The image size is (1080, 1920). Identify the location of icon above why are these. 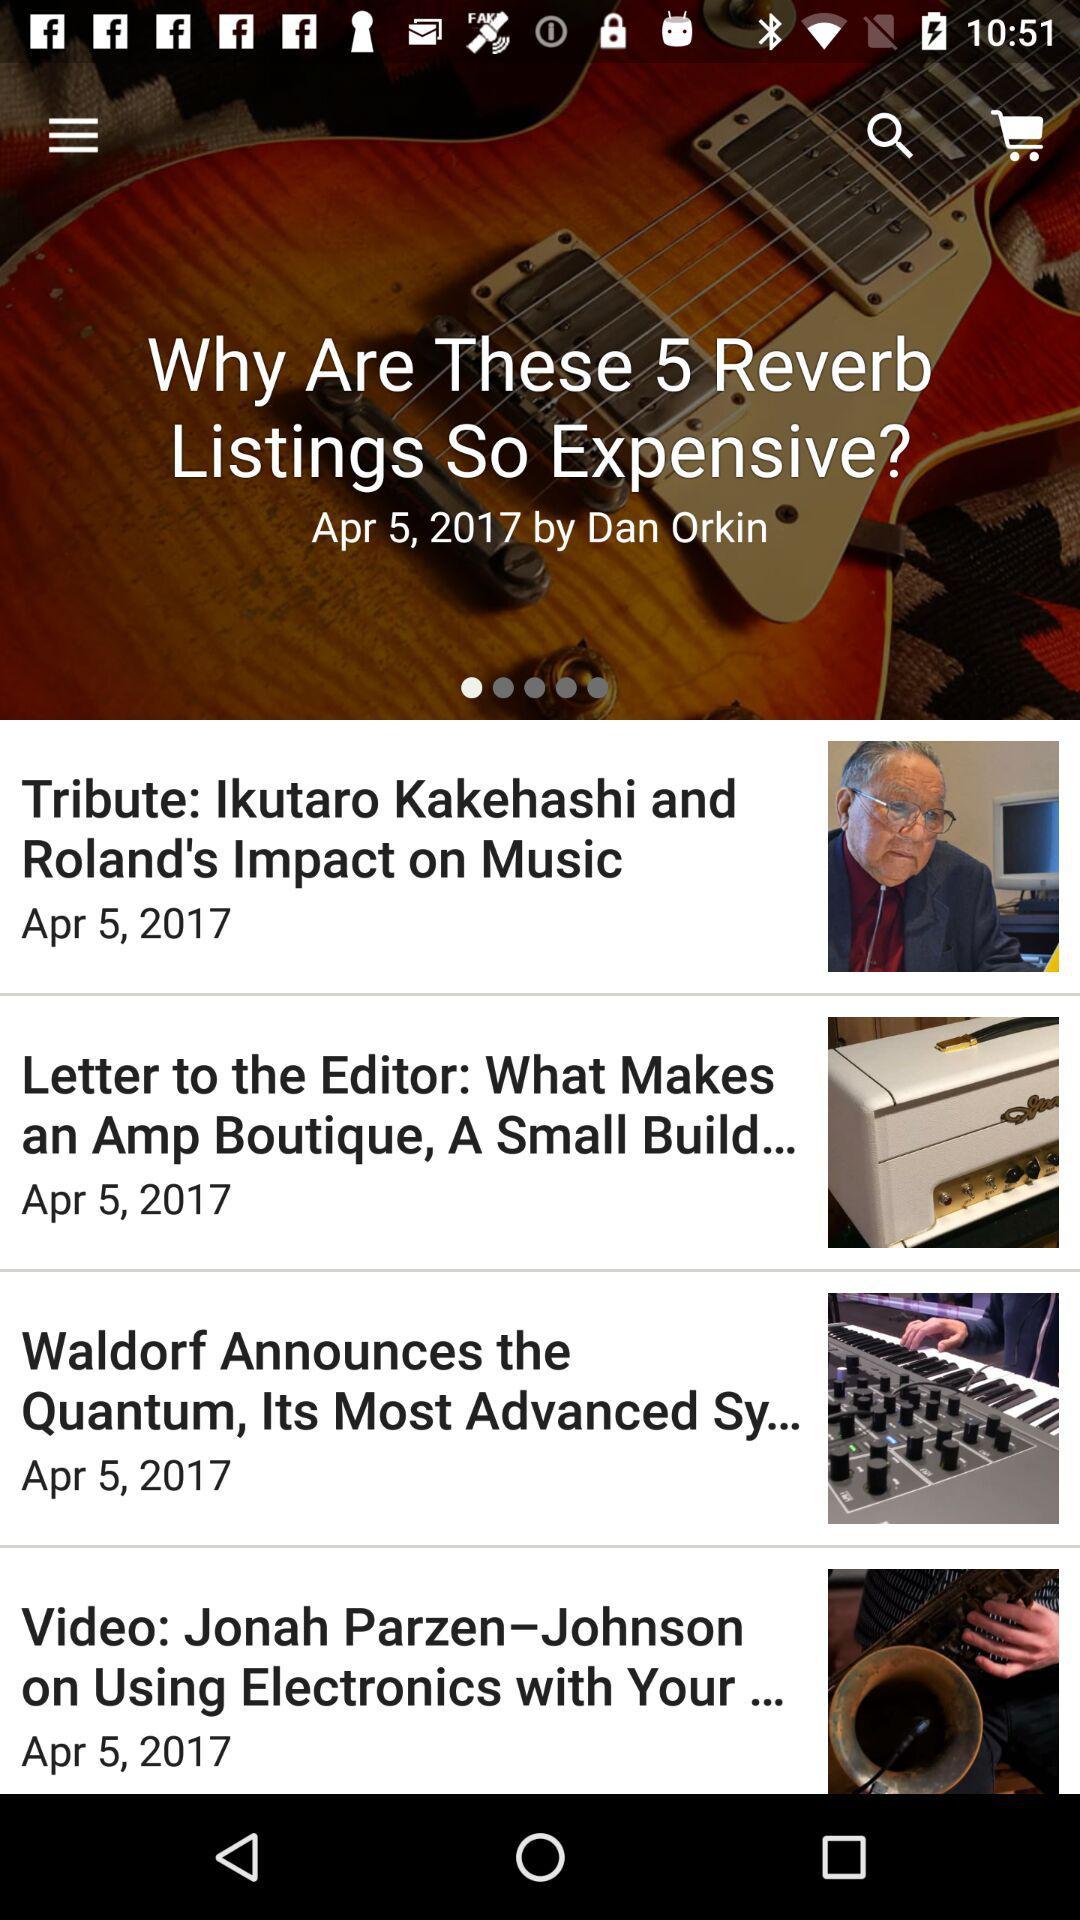
(890, 135).